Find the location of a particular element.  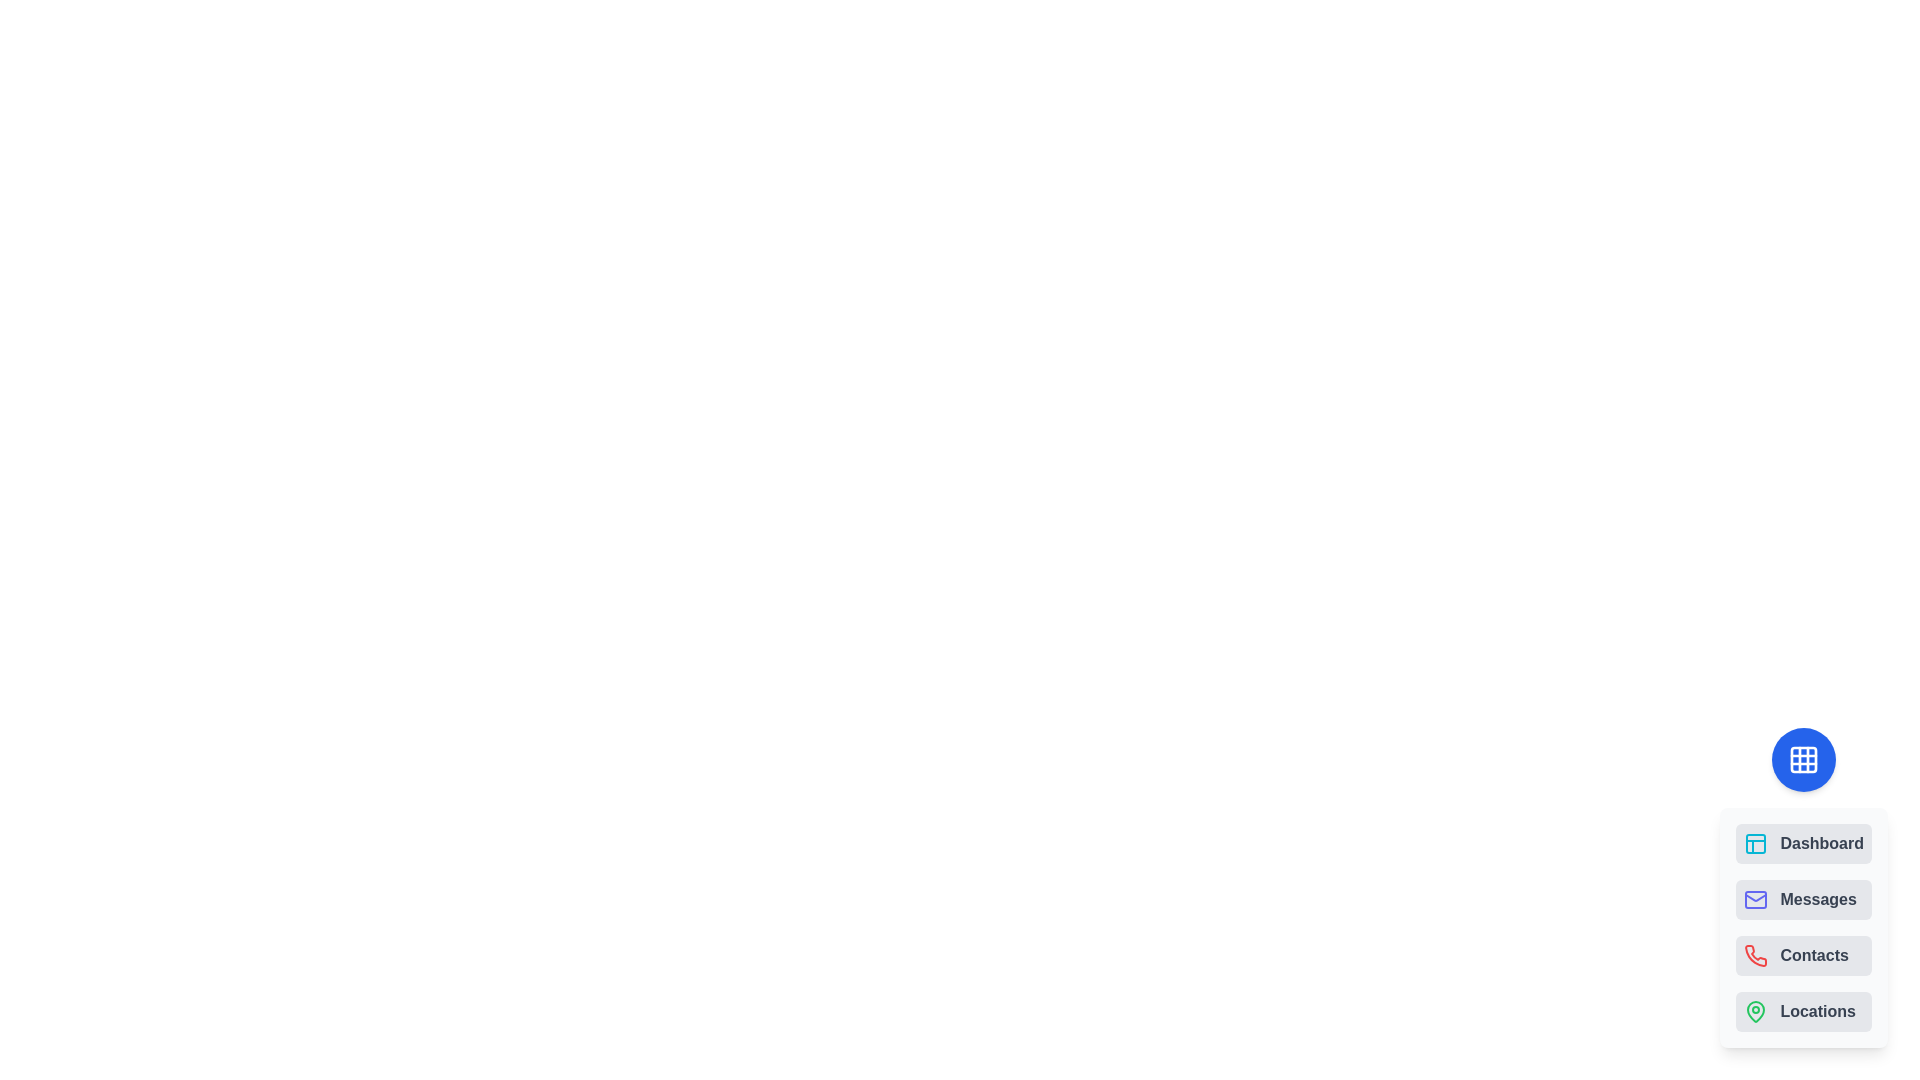

the button labeled Dashboard to observe visual feedback is located at coordinates (1804, 844).